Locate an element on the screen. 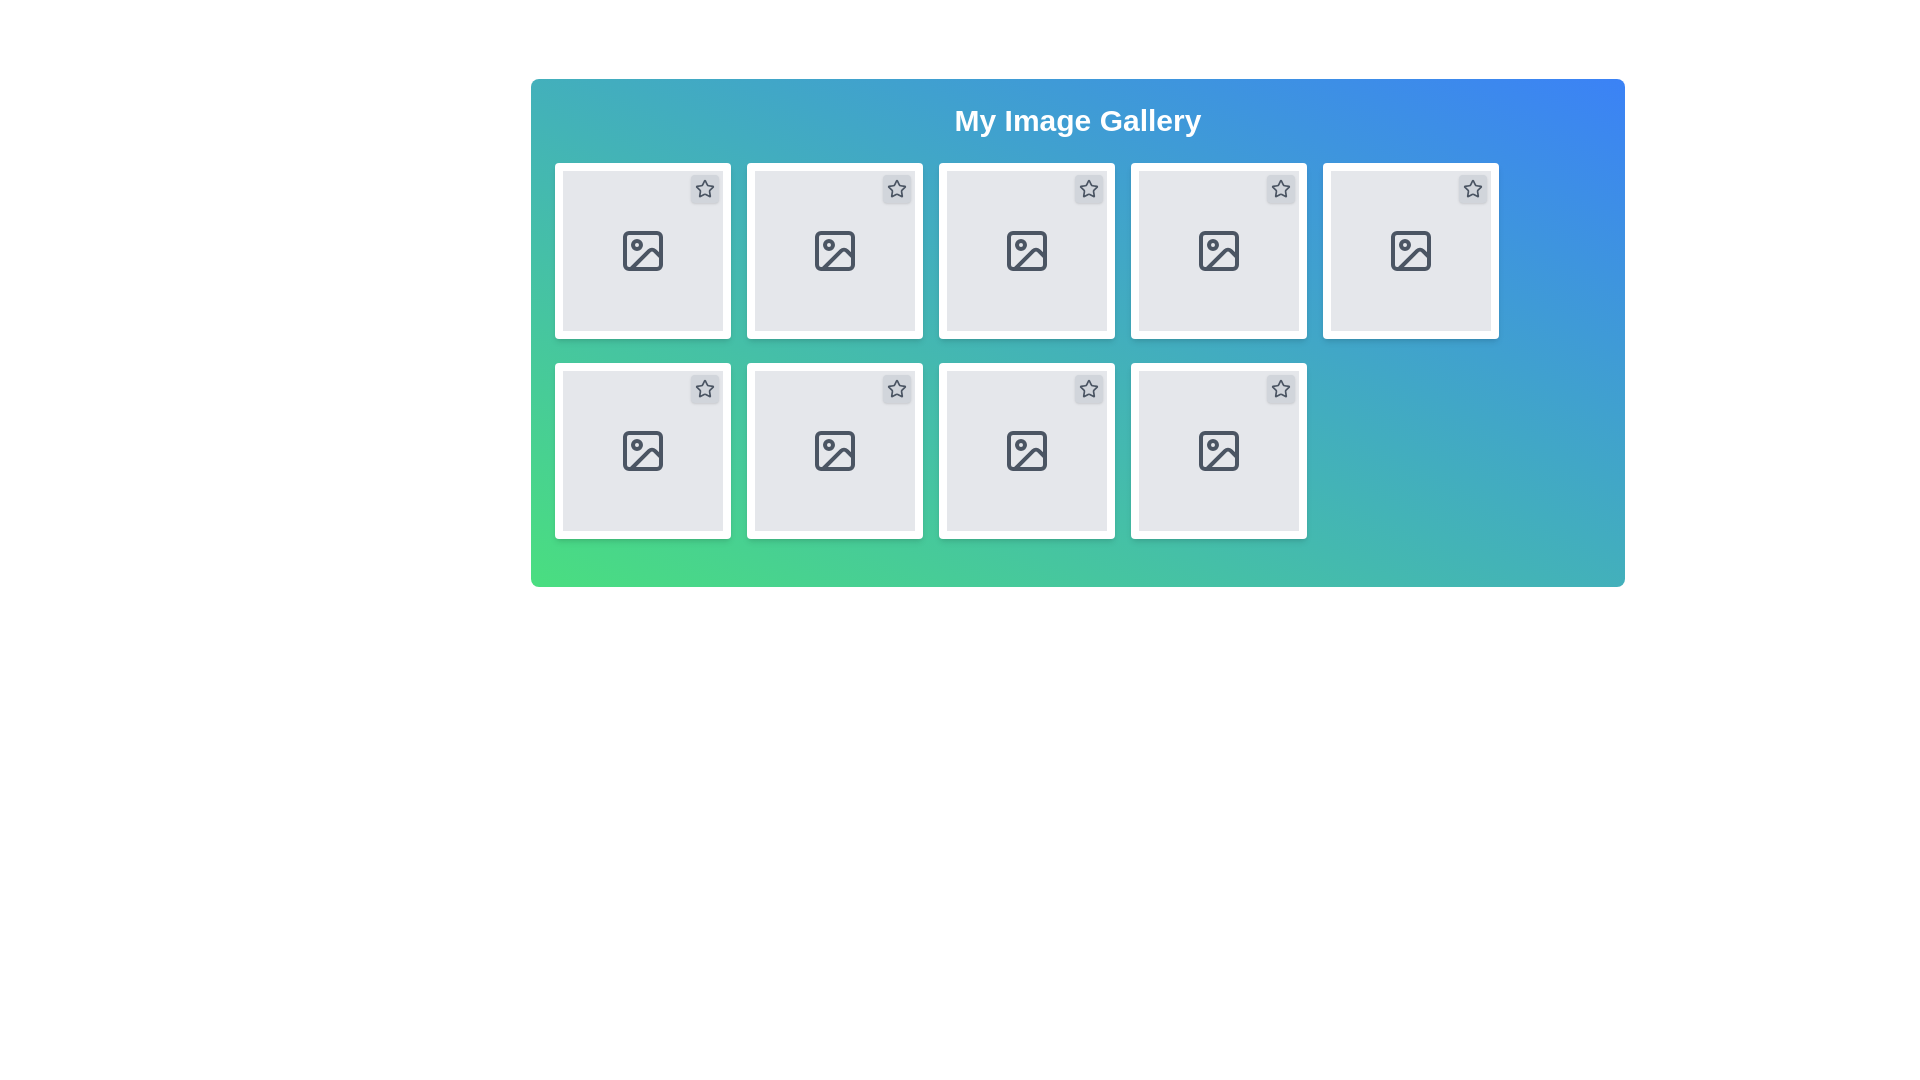 This screenshot has height=1080, width=1920. the interactive image card with a visual icon and a favorite action button located in the second row and third column of the grid in 'My Image Gallery' is located at coordinates (1027, 249).